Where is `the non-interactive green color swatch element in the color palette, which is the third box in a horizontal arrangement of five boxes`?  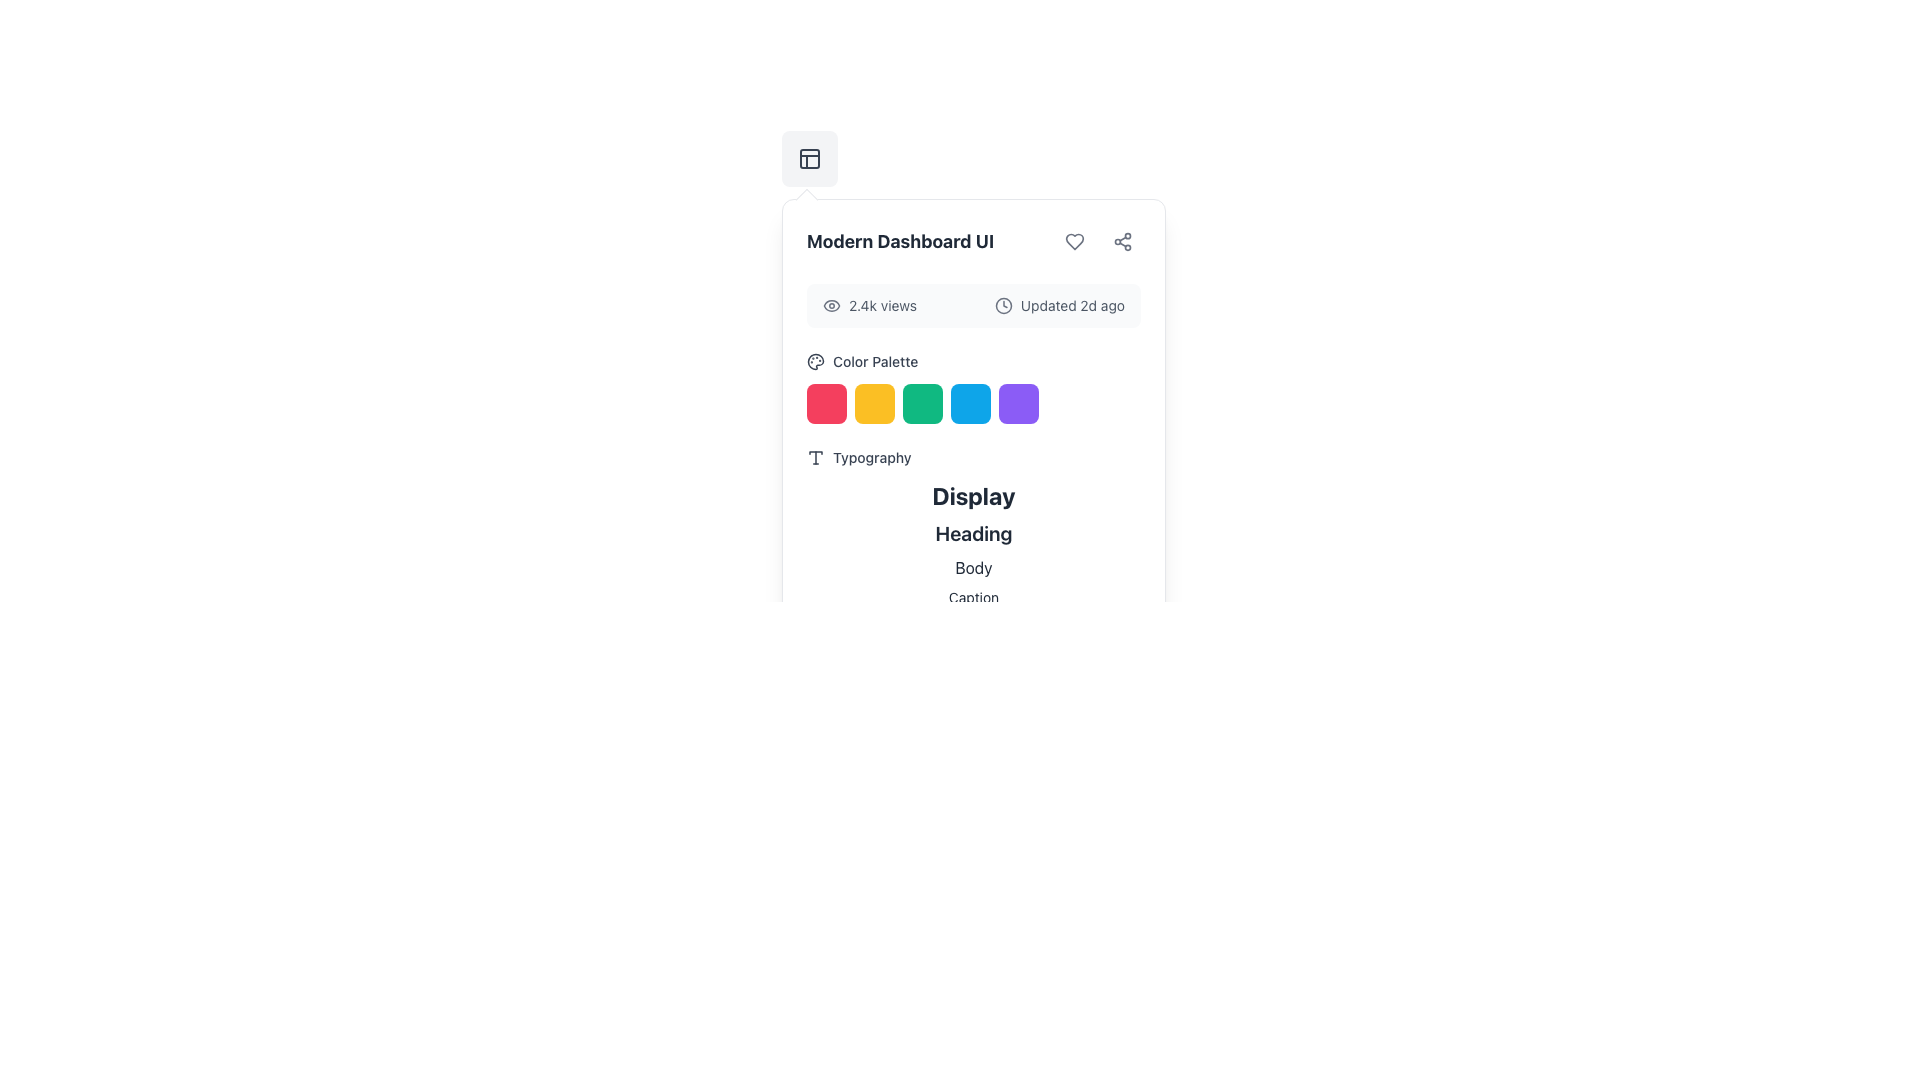 the non-interactive green color swatch element in the color palette, which is the third box in a horizontal arrangement of five boxes is located at coordinates (921, 404).